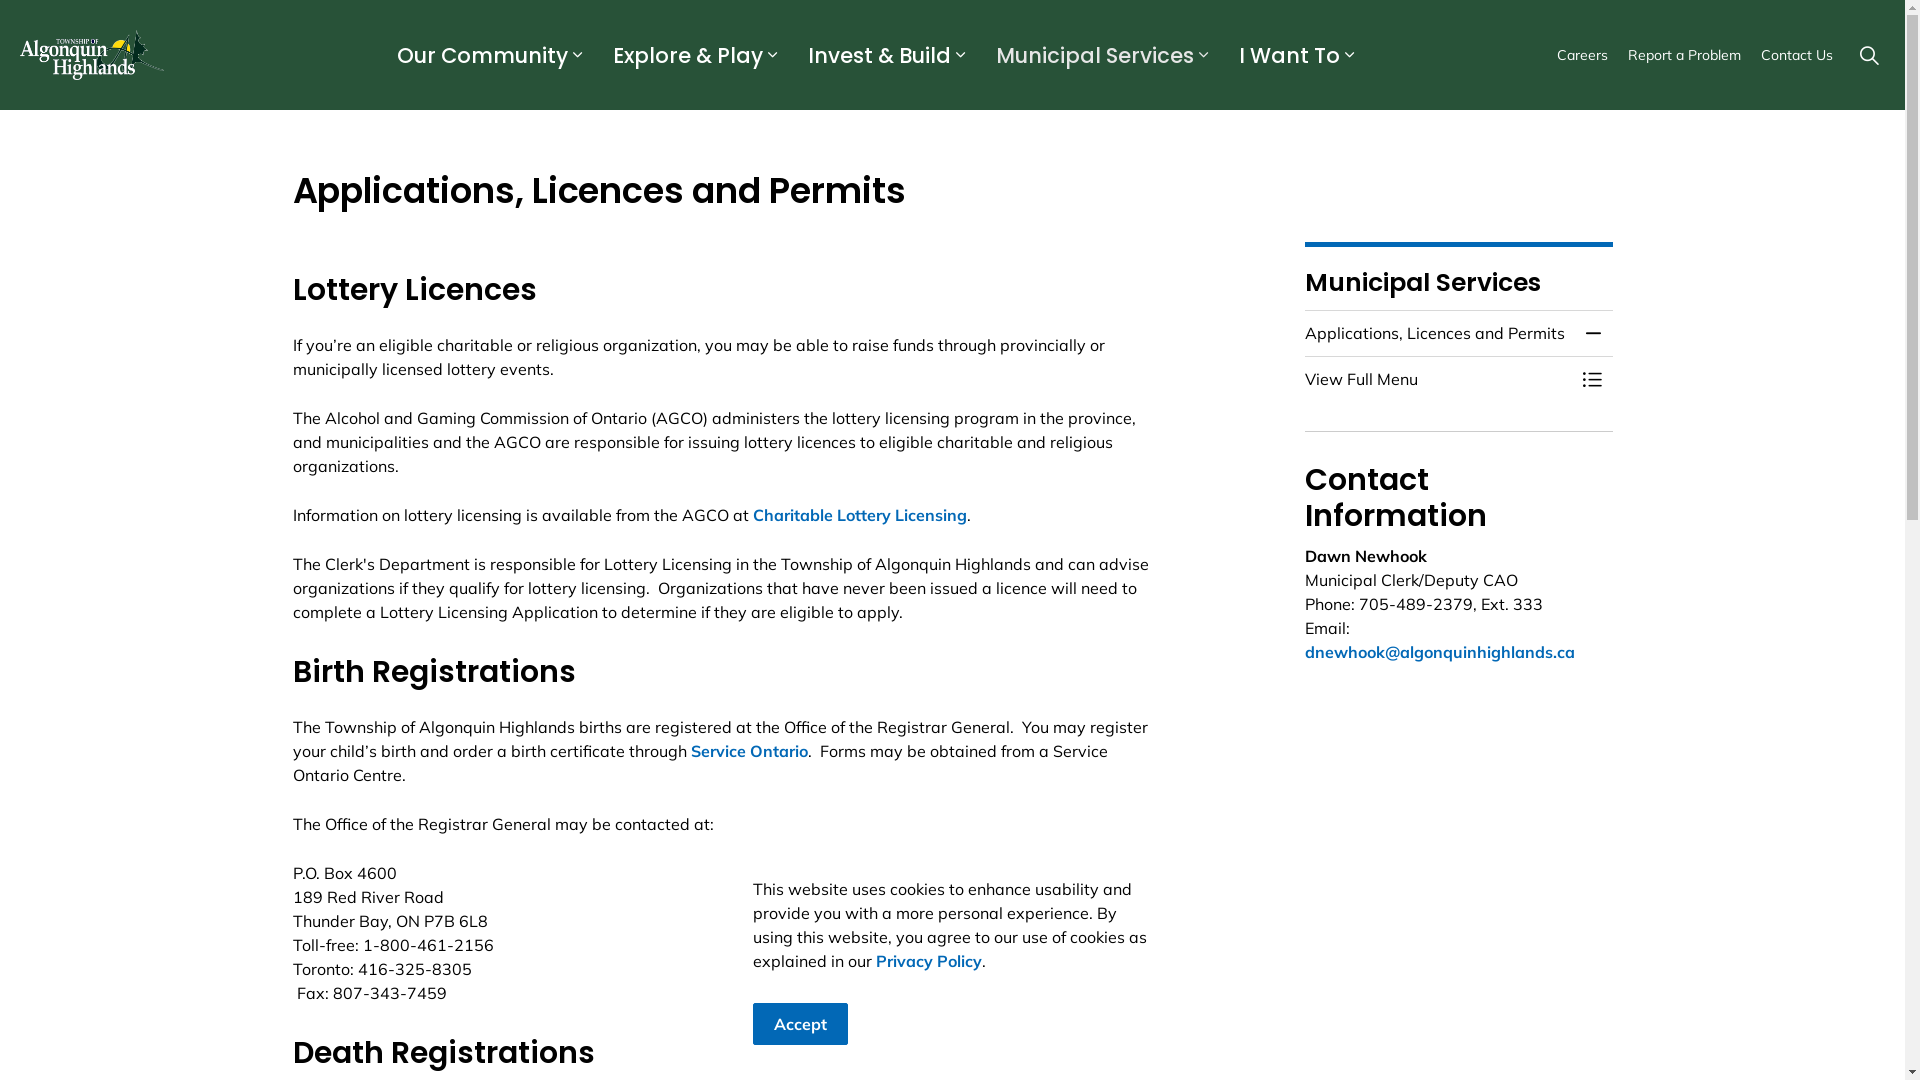  What do you see at coordinates (1438, 378) in the screenshot?
I see `'View Full Menu'` at bounding box center [1438, 378].